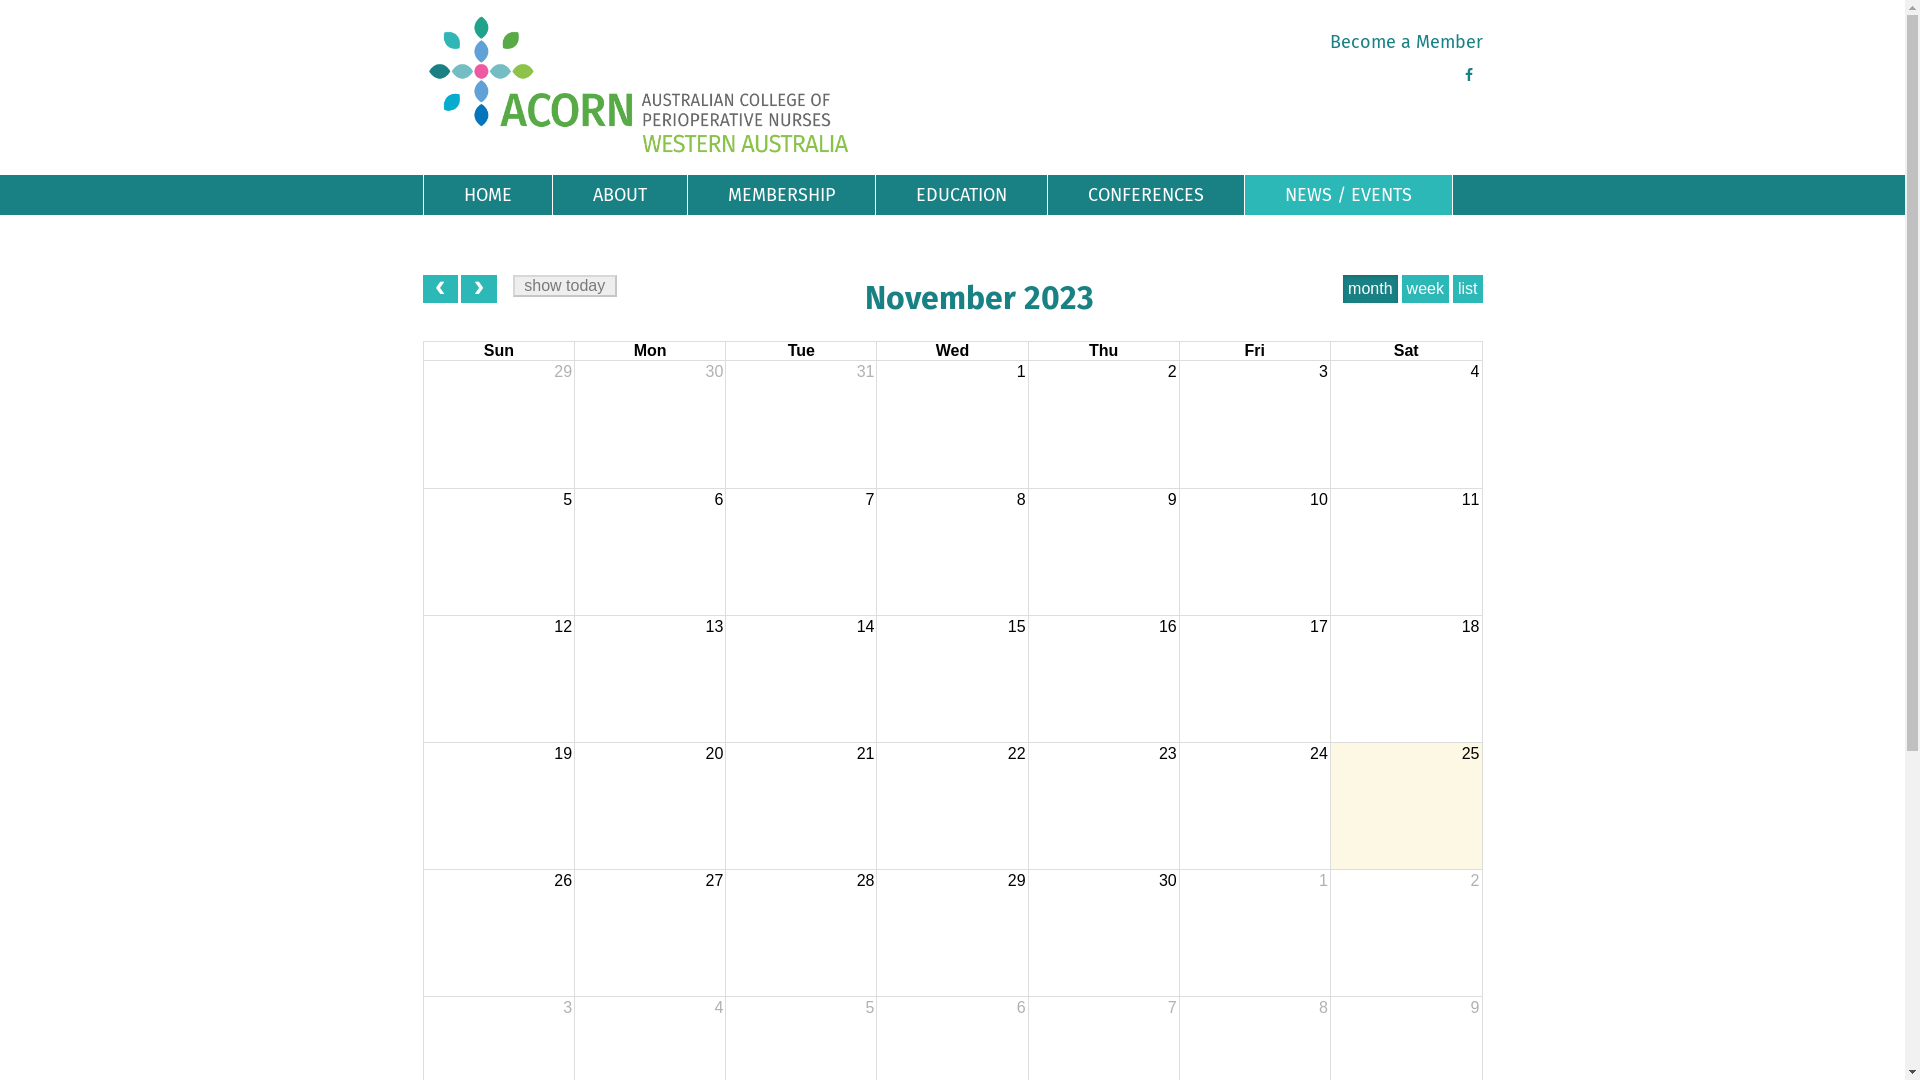 Image resolution: width=1920 pixels, height=1080 pixels. Describe the element at coordinates (1146, 195) in the screenshot. I see `'CONFERENCES'` at that location.